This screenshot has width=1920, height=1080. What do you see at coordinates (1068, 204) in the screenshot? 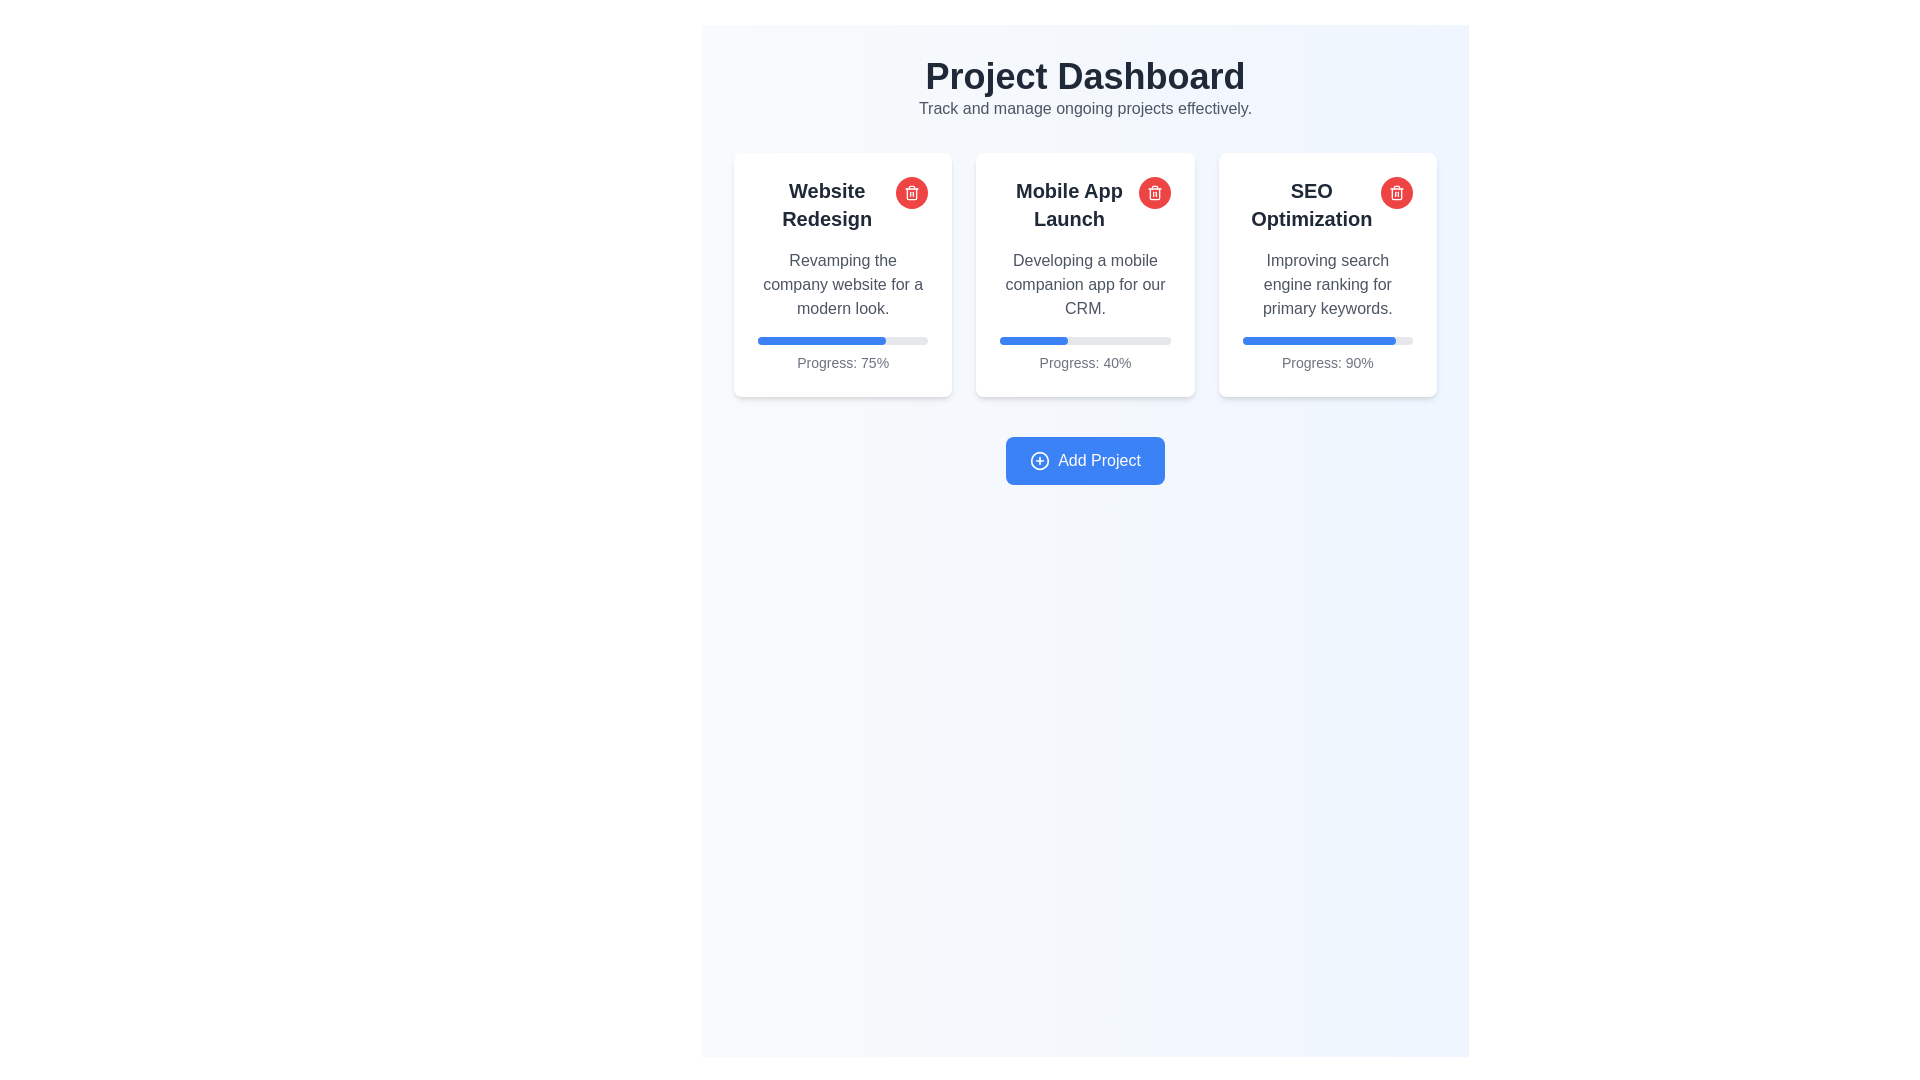
I see `the text label that reads 'Mobile App Launch', which is styled in a bold font and is centrally located at the top of the middle project card` at bounding box center [1068, 204].